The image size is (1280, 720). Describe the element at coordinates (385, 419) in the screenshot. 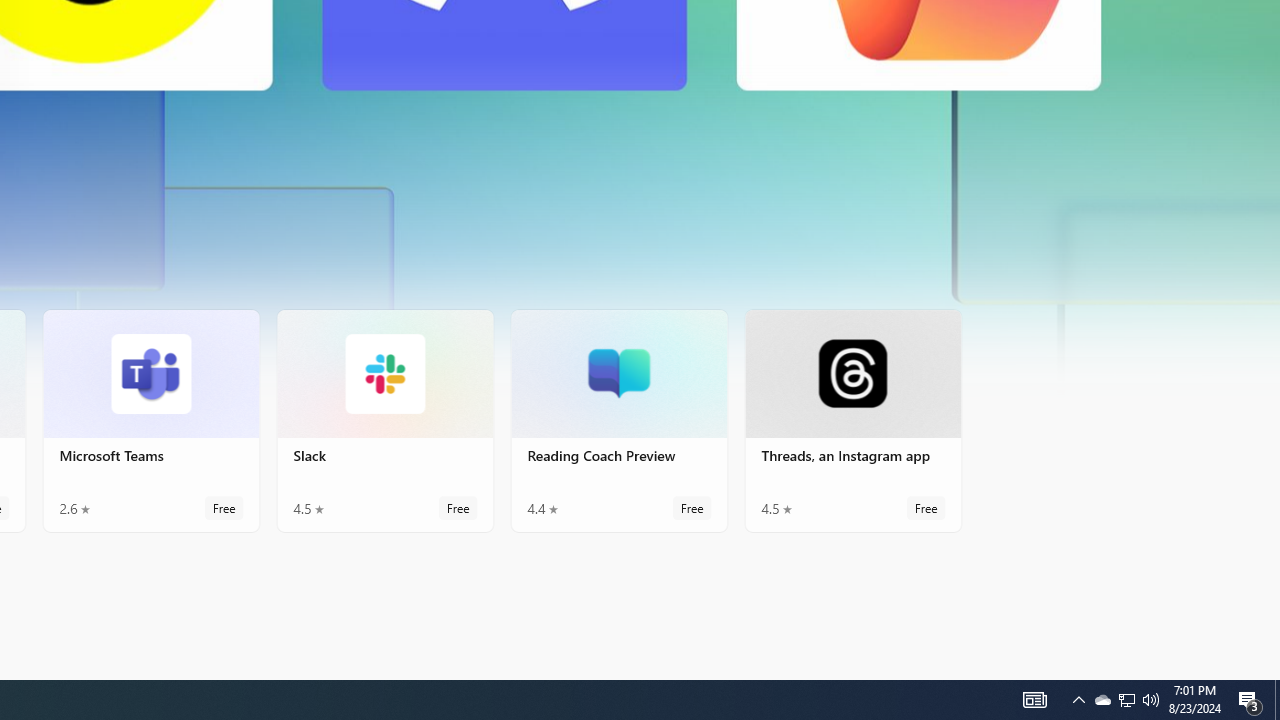

I see `'Slack. Average rating of 4.5 out of five stars. Free  '` at that location.